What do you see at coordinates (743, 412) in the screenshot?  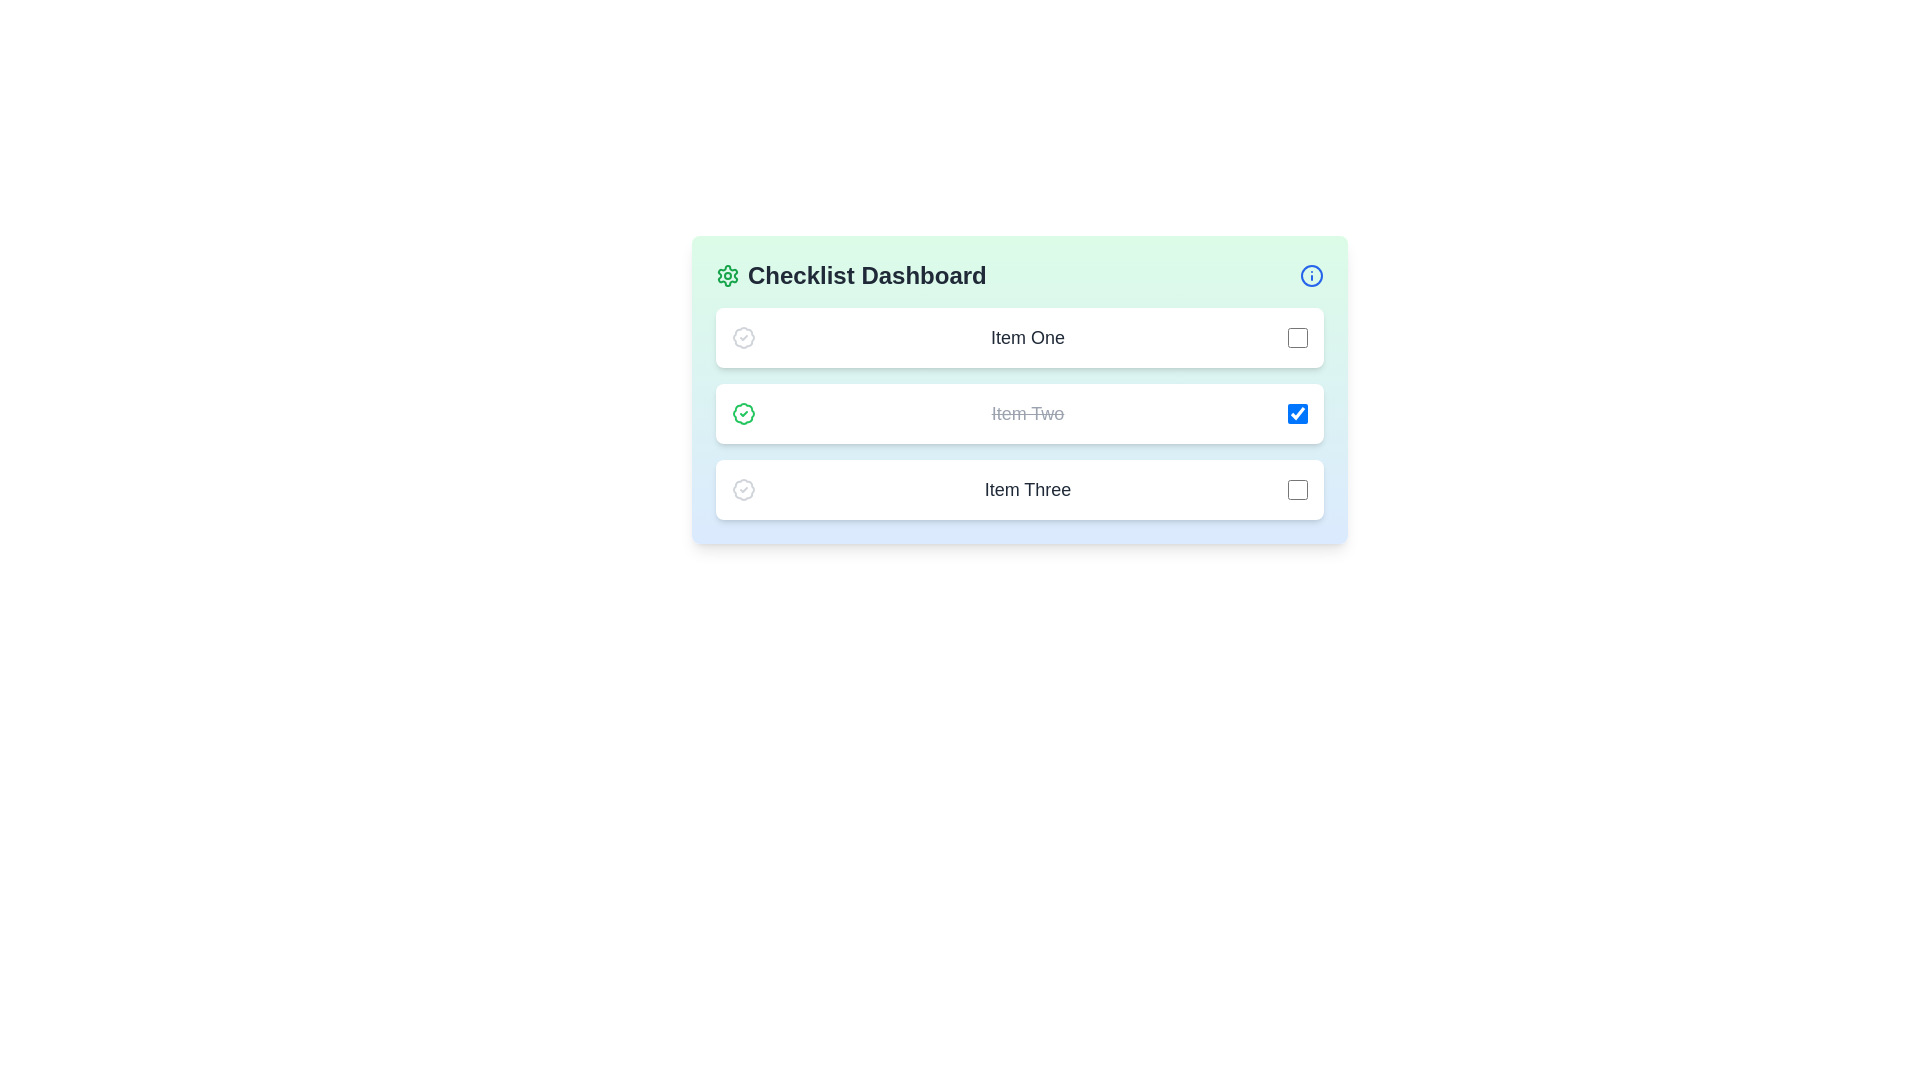 I see `properties of the green scalloped badge icon located beside 'Item Two' in the checklist dashboard` at bounding box center [743, 412].